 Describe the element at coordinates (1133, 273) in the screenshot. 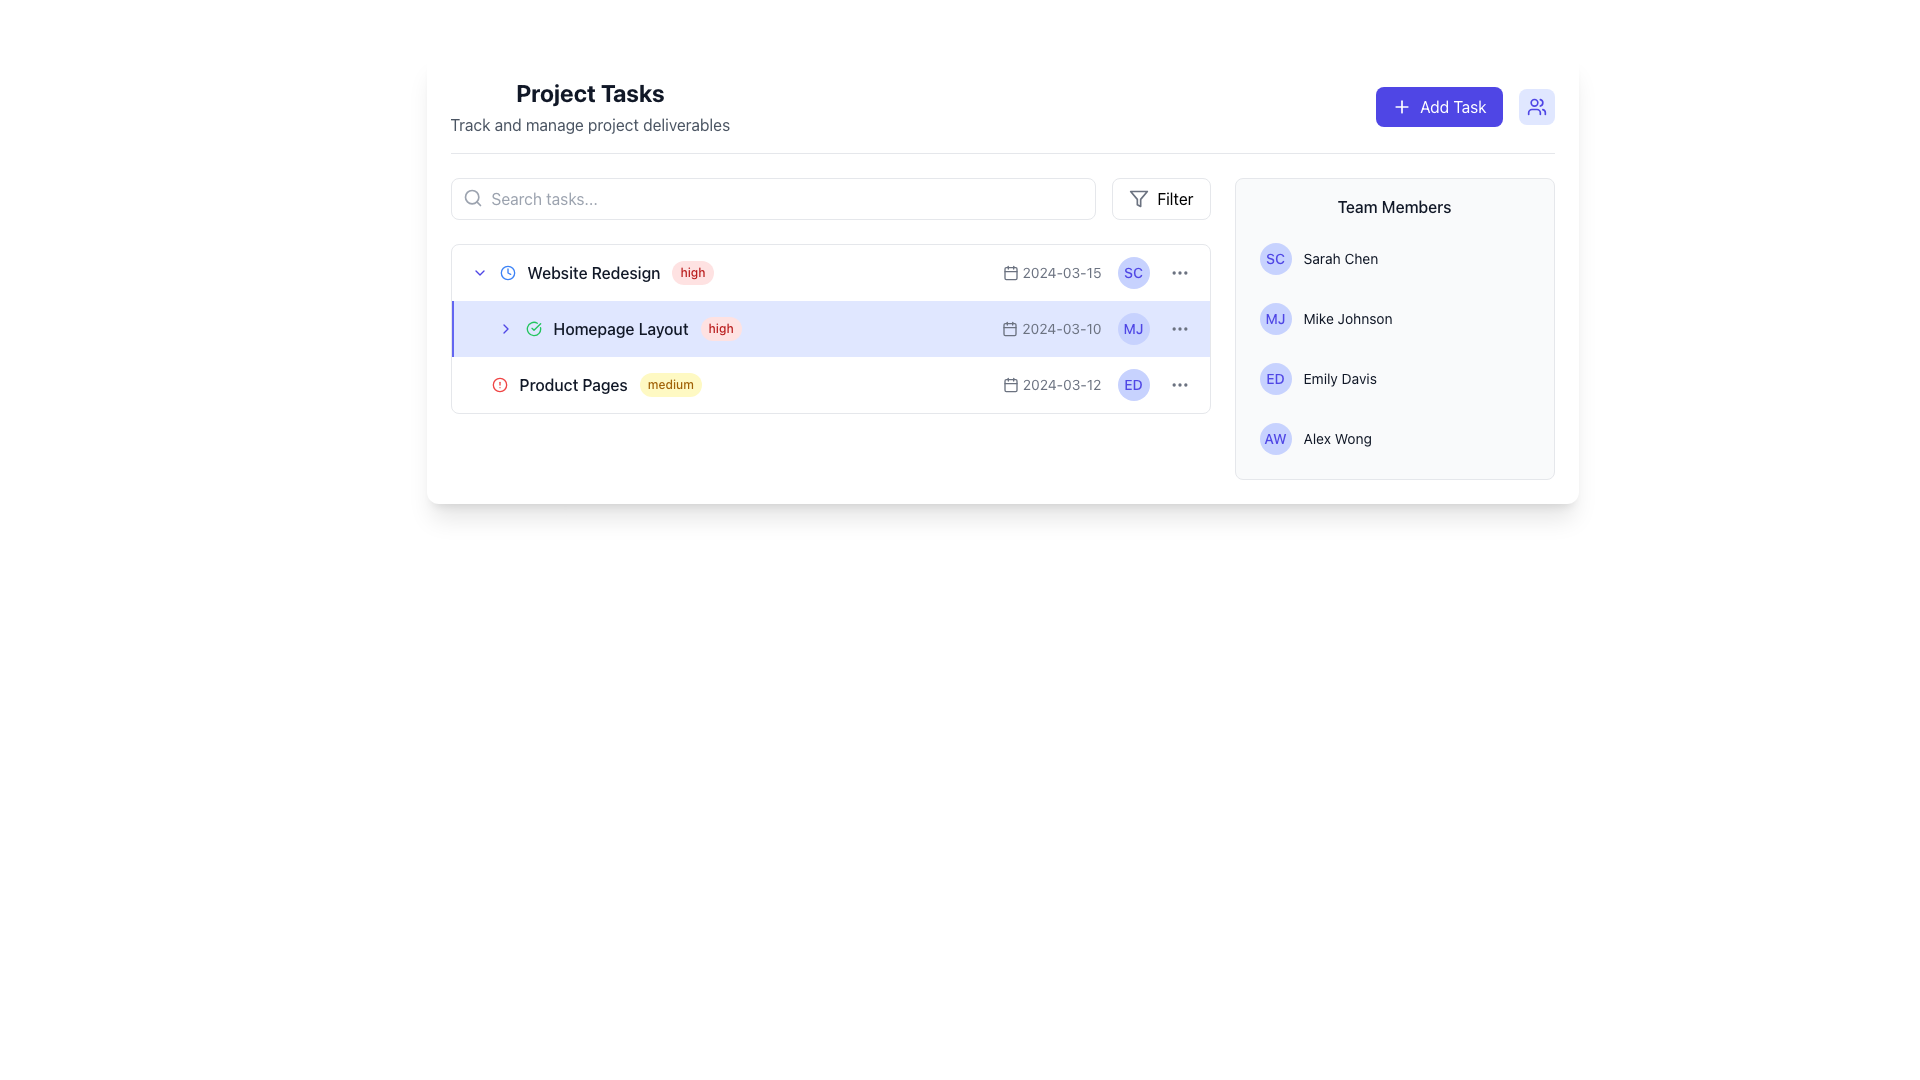

I see `the Avatar icon representing the team member with initials 'SC' located in the task row for 'Website Redesign', near the date '2024-03-15'` at that location.